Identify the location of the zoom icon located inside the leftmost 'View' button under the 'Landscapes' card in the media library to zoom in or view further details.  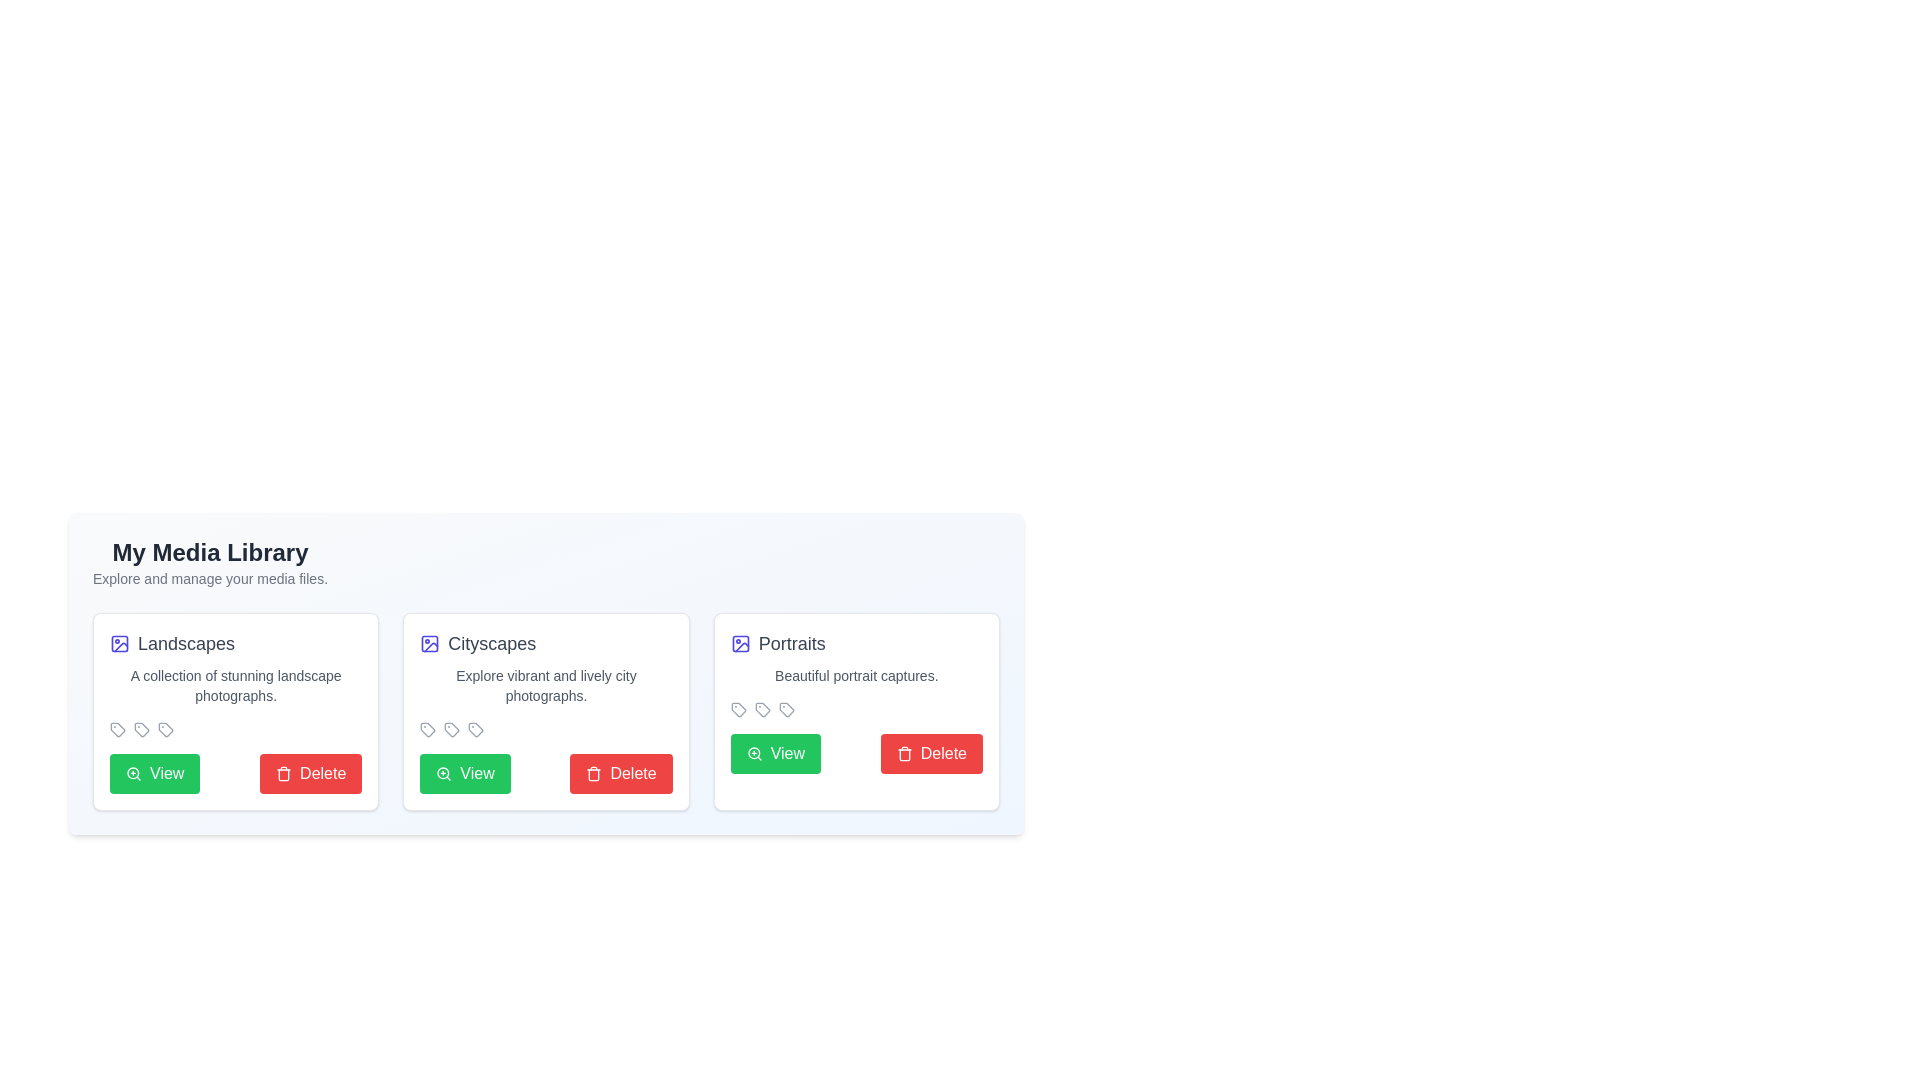
(133, 773).